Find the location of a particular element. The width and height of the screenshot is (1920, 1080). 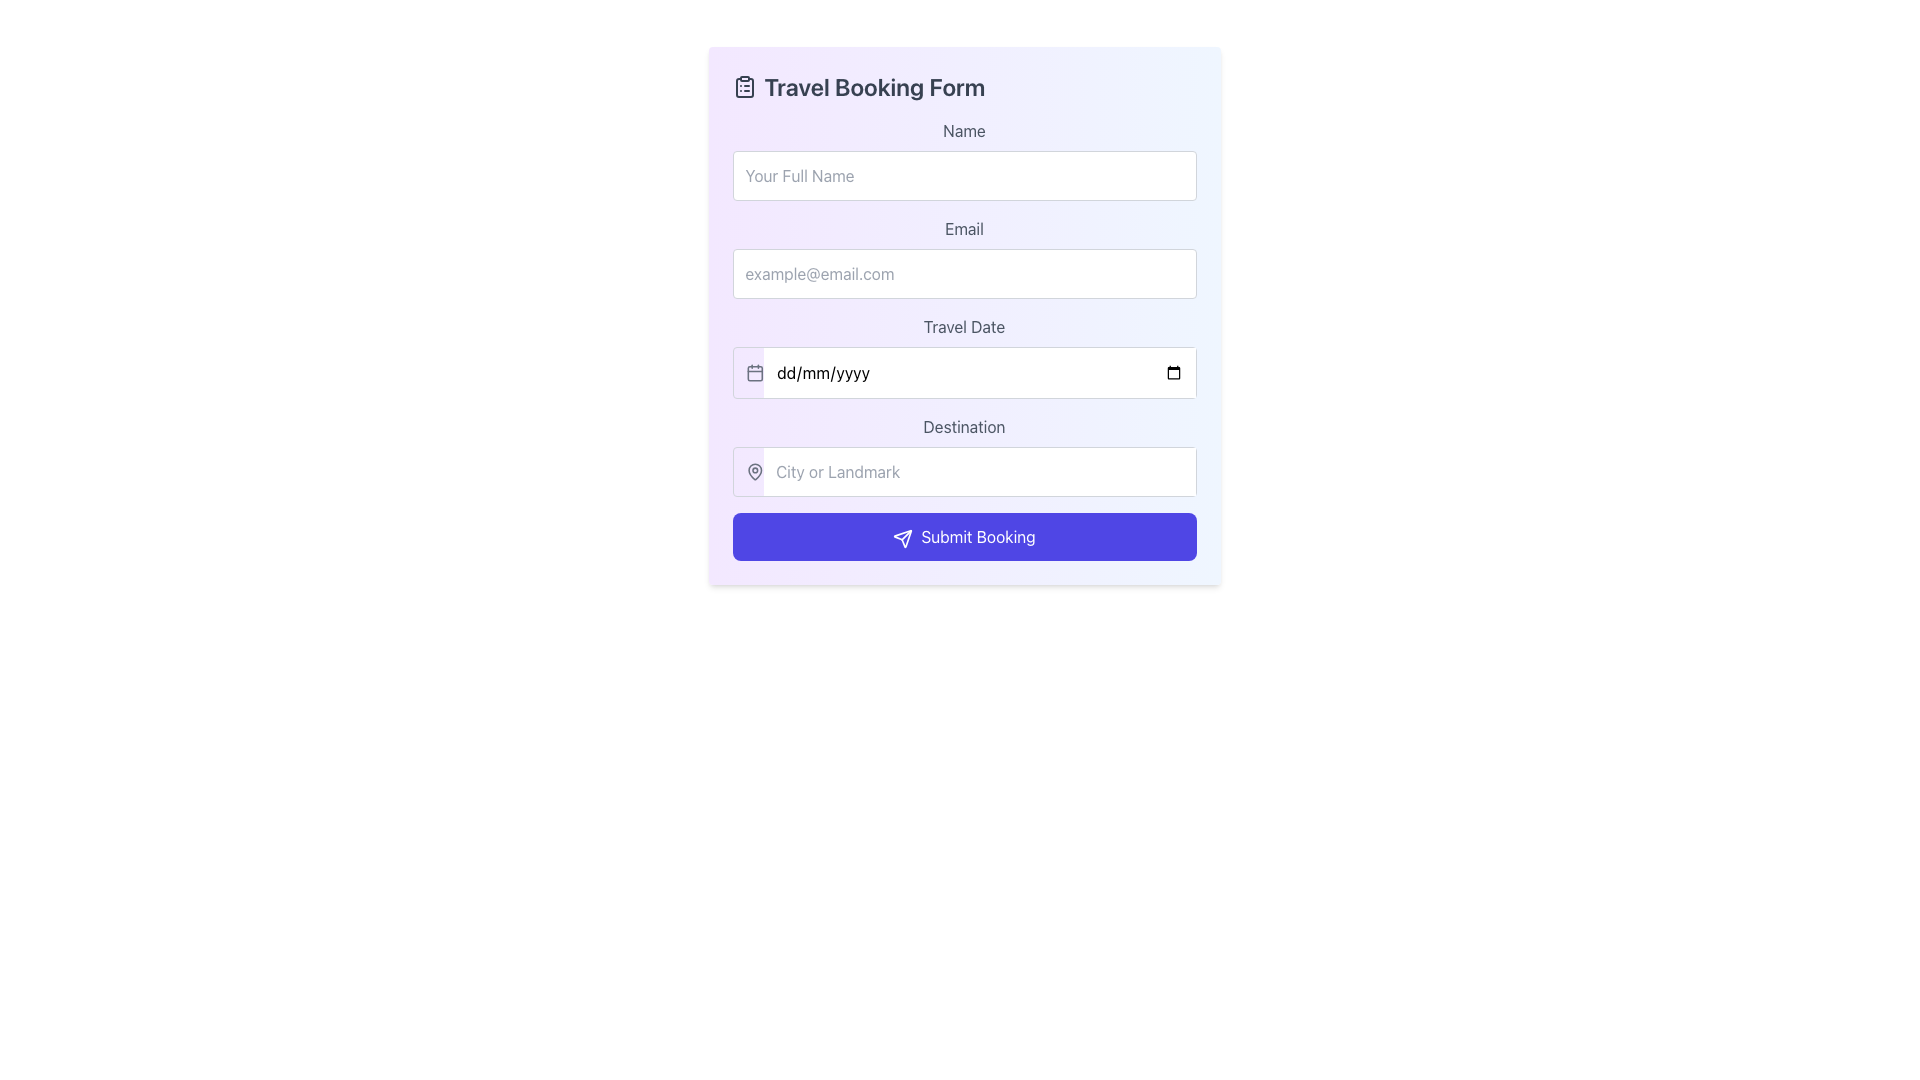

the text input field for entering the desired city or landmark in the 'Travel Booking Form' located under the 'Destination' label is located at coordinates (964, 471).